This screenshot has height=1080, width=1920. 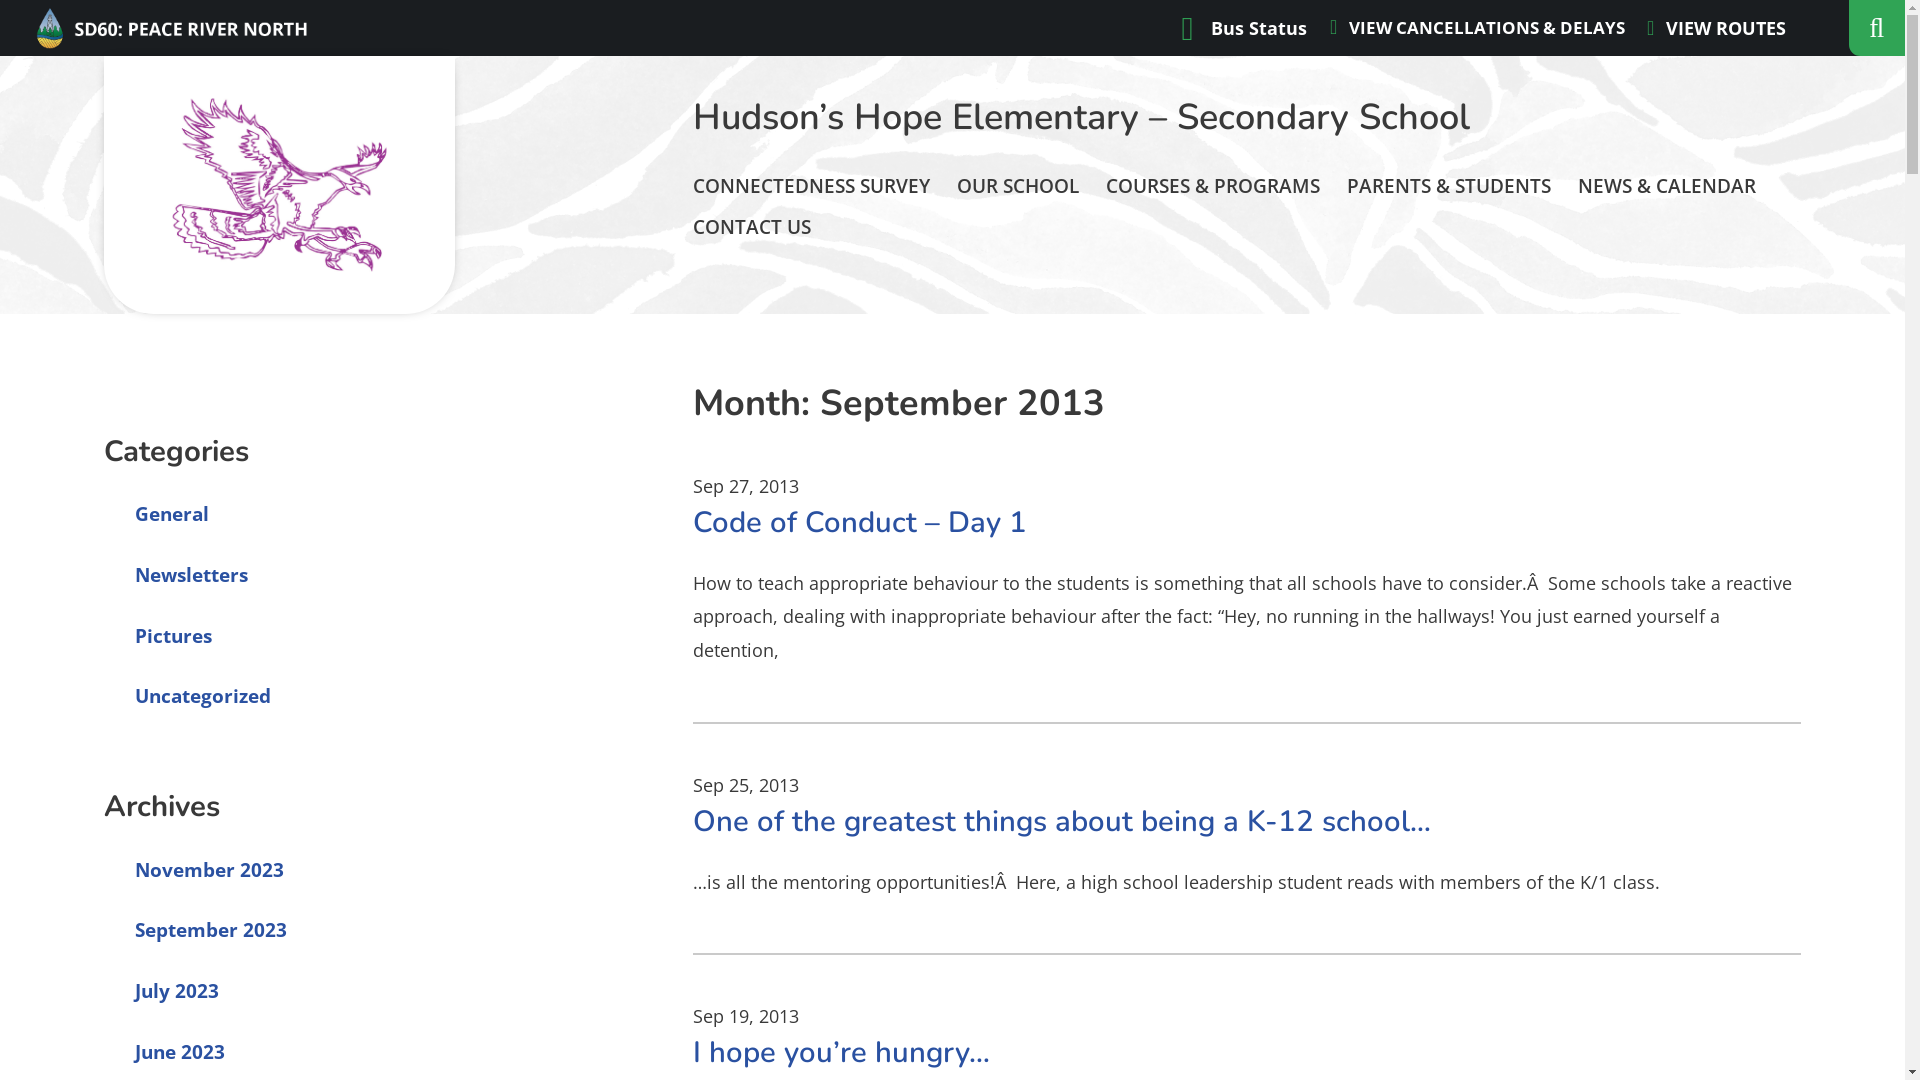 I want to click on 'OUR SCHOOL', so click(x=1017, y=186).